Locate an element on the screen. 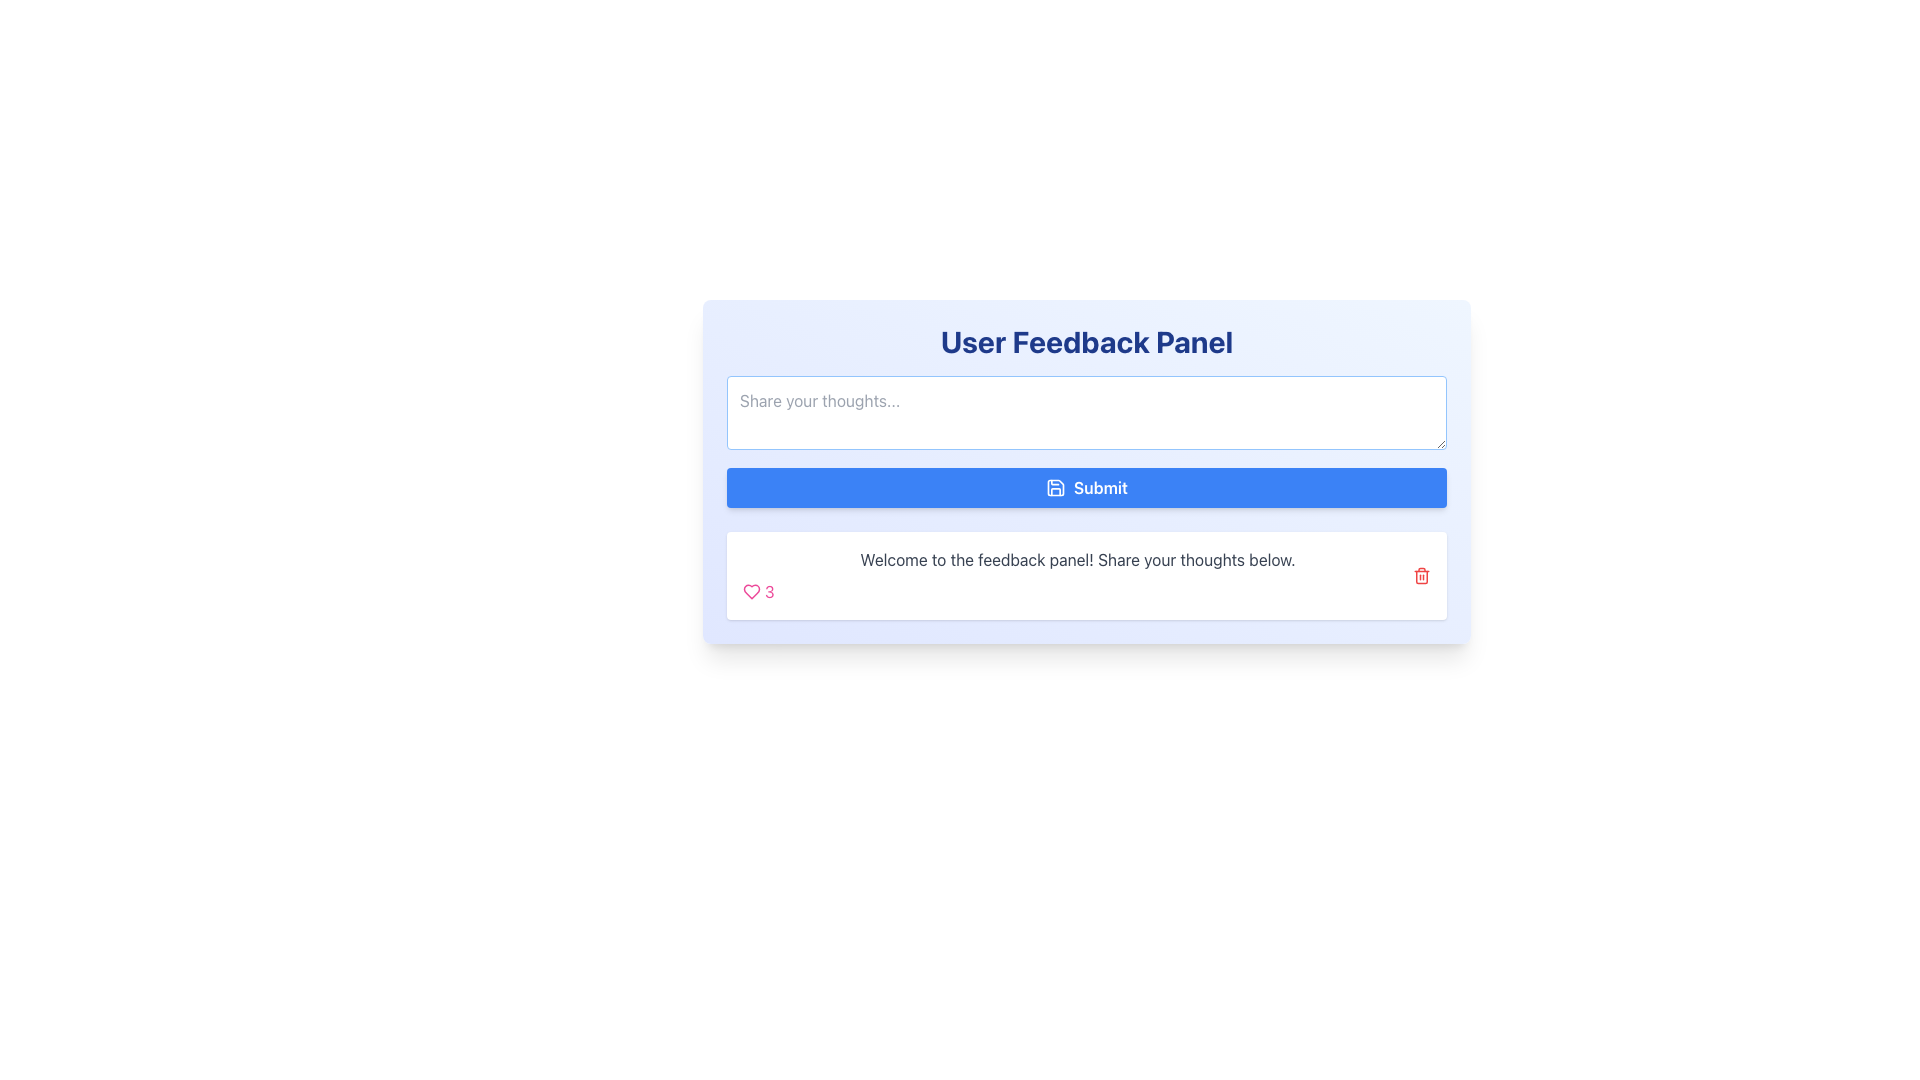  the 'User Feedback Panel' text label, which is prominently displayed in bold and blue color at the top of the feedback panel is located at coordinates (1085, 341).